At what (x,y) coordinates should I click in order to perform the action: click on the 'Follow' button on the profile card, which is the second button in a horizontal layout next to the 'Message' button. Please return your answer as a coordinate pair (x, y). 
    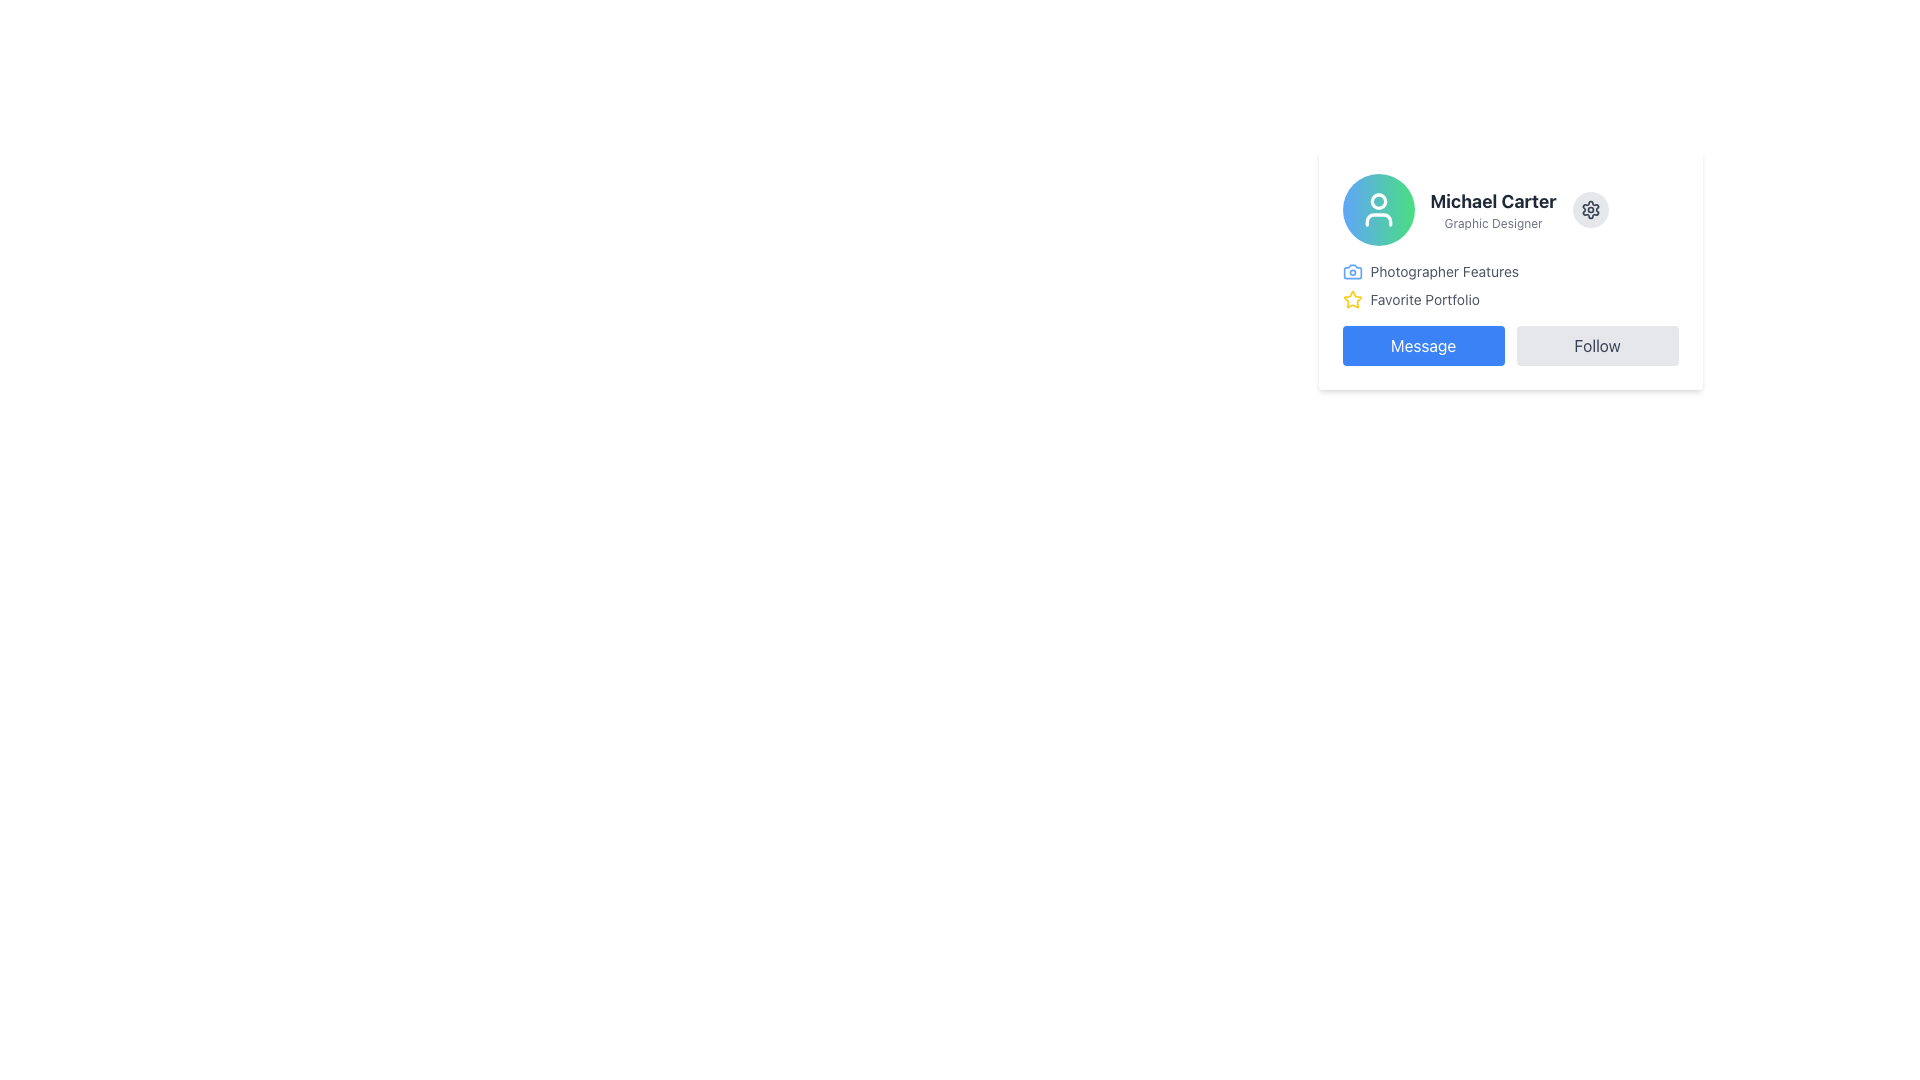
    Looking at the image, I should click on (1596, 345).